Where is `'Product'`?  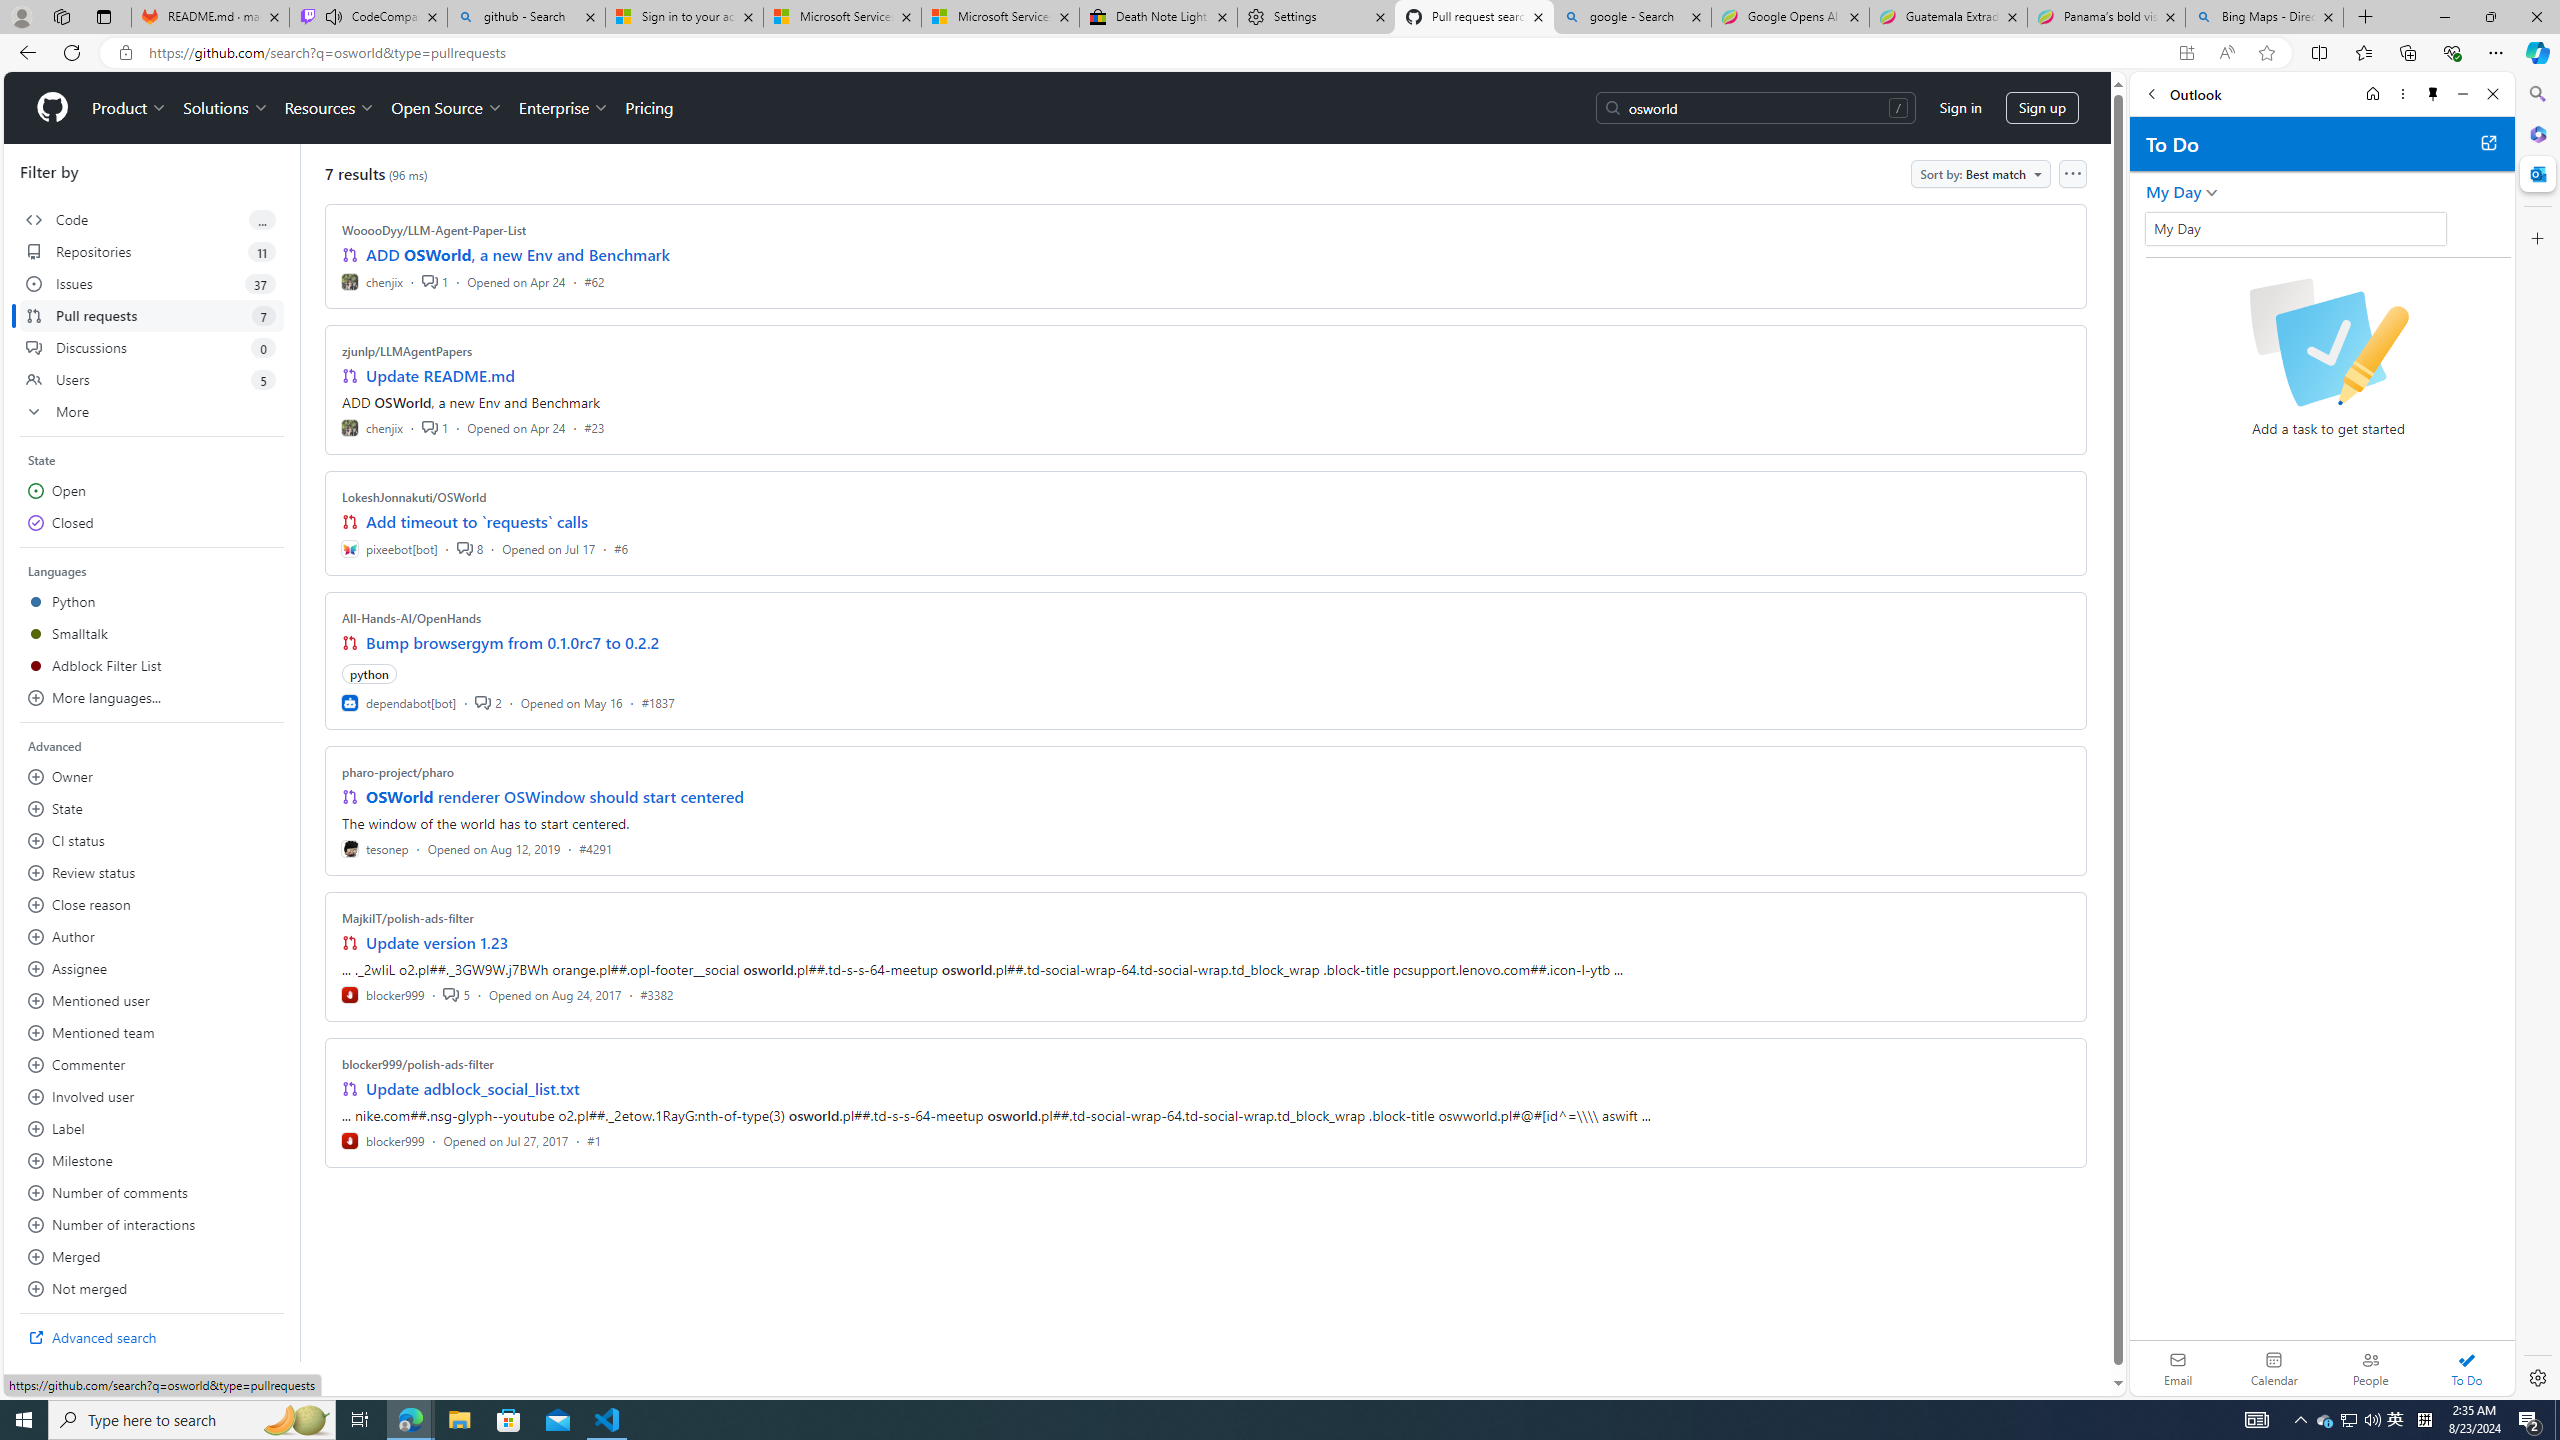 'Product' is located at coordinates (130, 107).